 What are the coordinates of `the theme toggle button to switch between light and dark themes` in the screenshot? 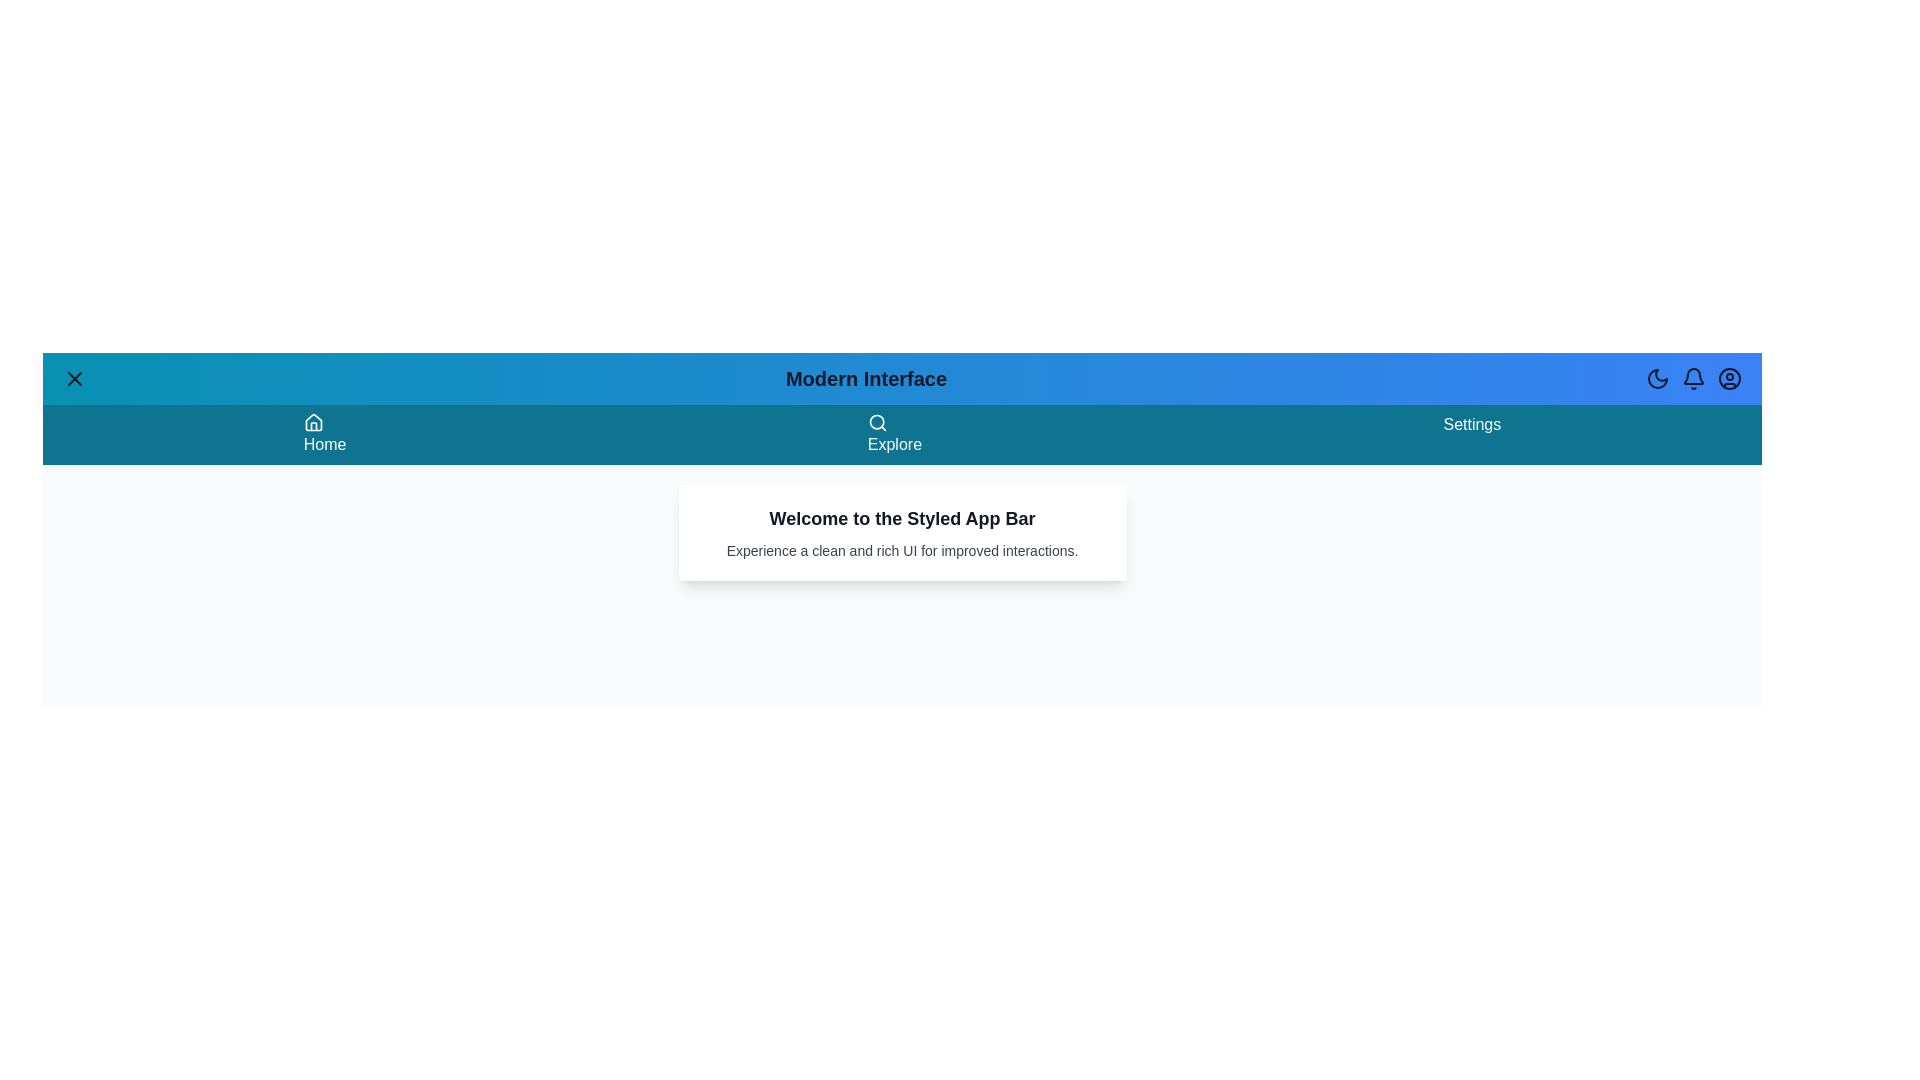 It's located at (1657, 378).